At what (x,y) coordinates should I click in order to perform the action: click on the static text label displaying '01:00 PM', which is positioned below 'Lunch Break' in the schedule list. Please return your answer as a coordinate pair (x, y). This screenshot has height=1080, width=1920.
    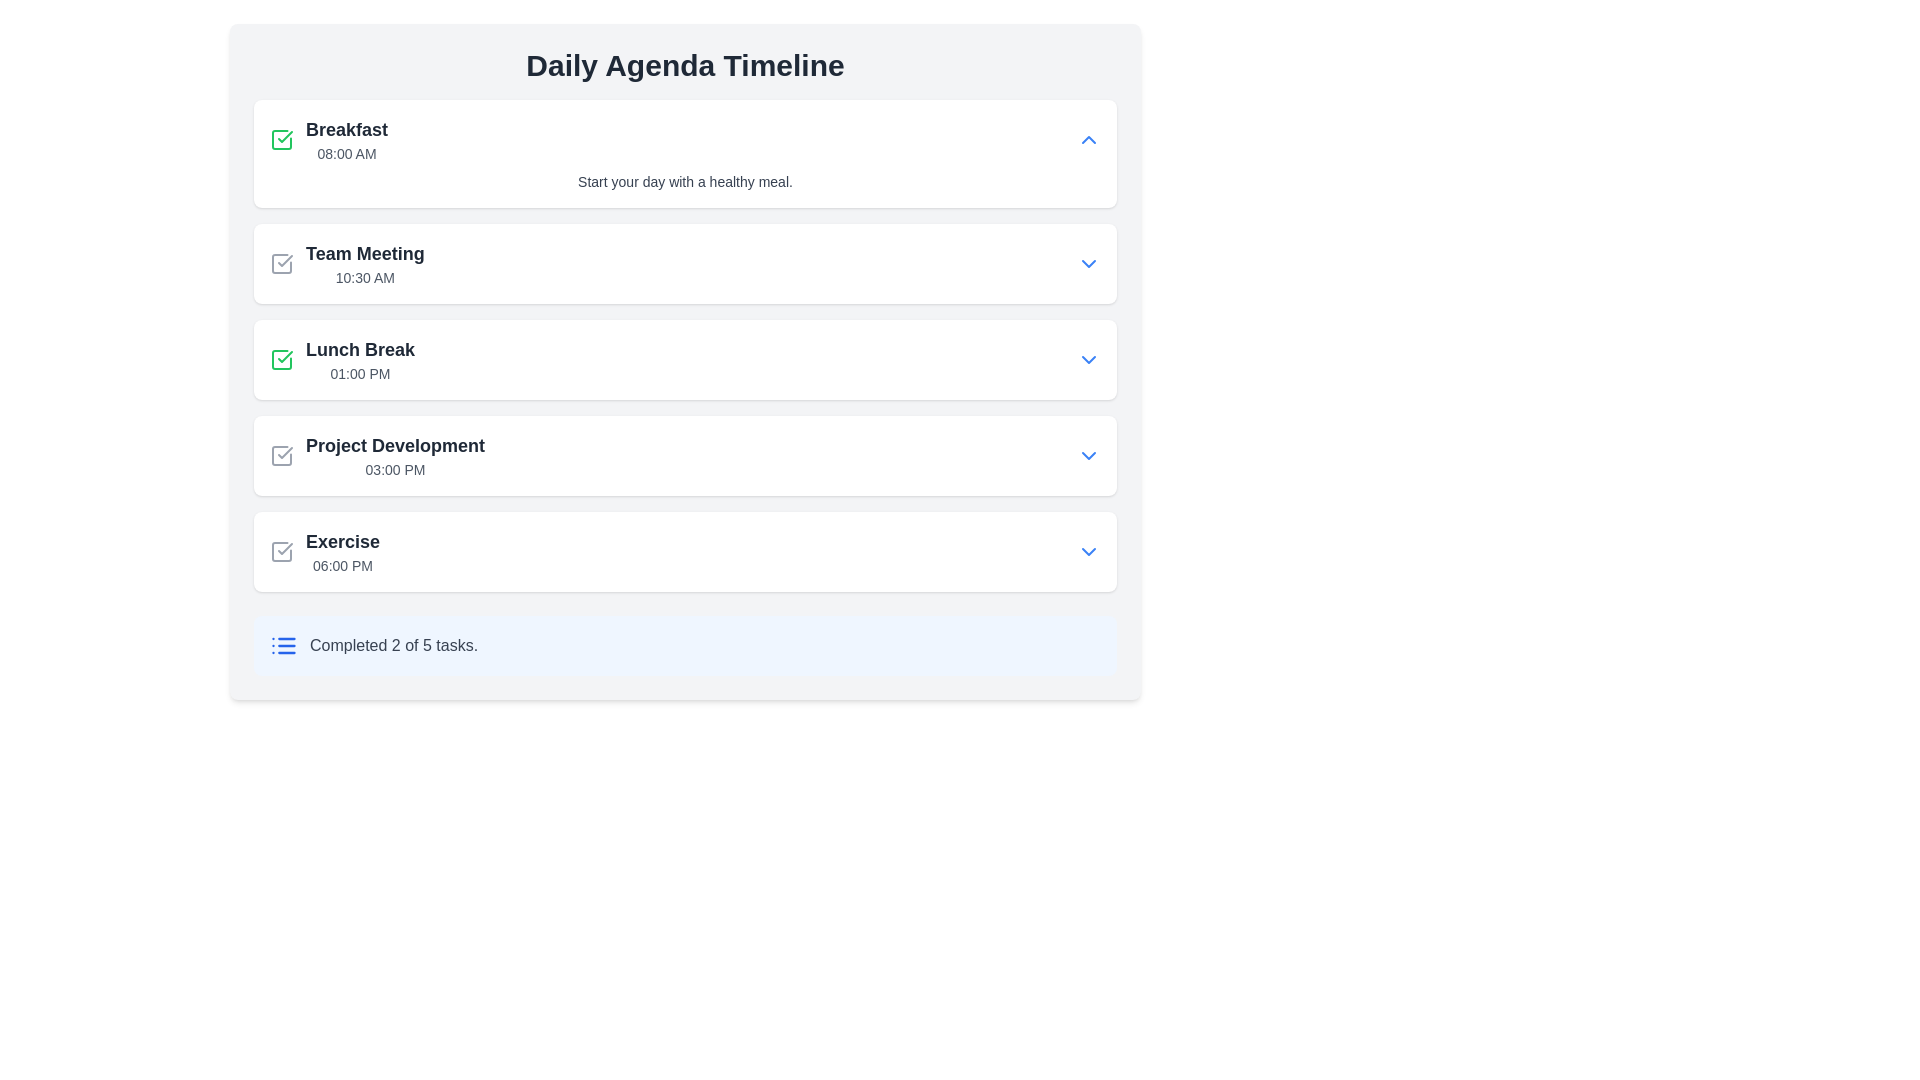
    Looking at the image, I should click on (360, 374).